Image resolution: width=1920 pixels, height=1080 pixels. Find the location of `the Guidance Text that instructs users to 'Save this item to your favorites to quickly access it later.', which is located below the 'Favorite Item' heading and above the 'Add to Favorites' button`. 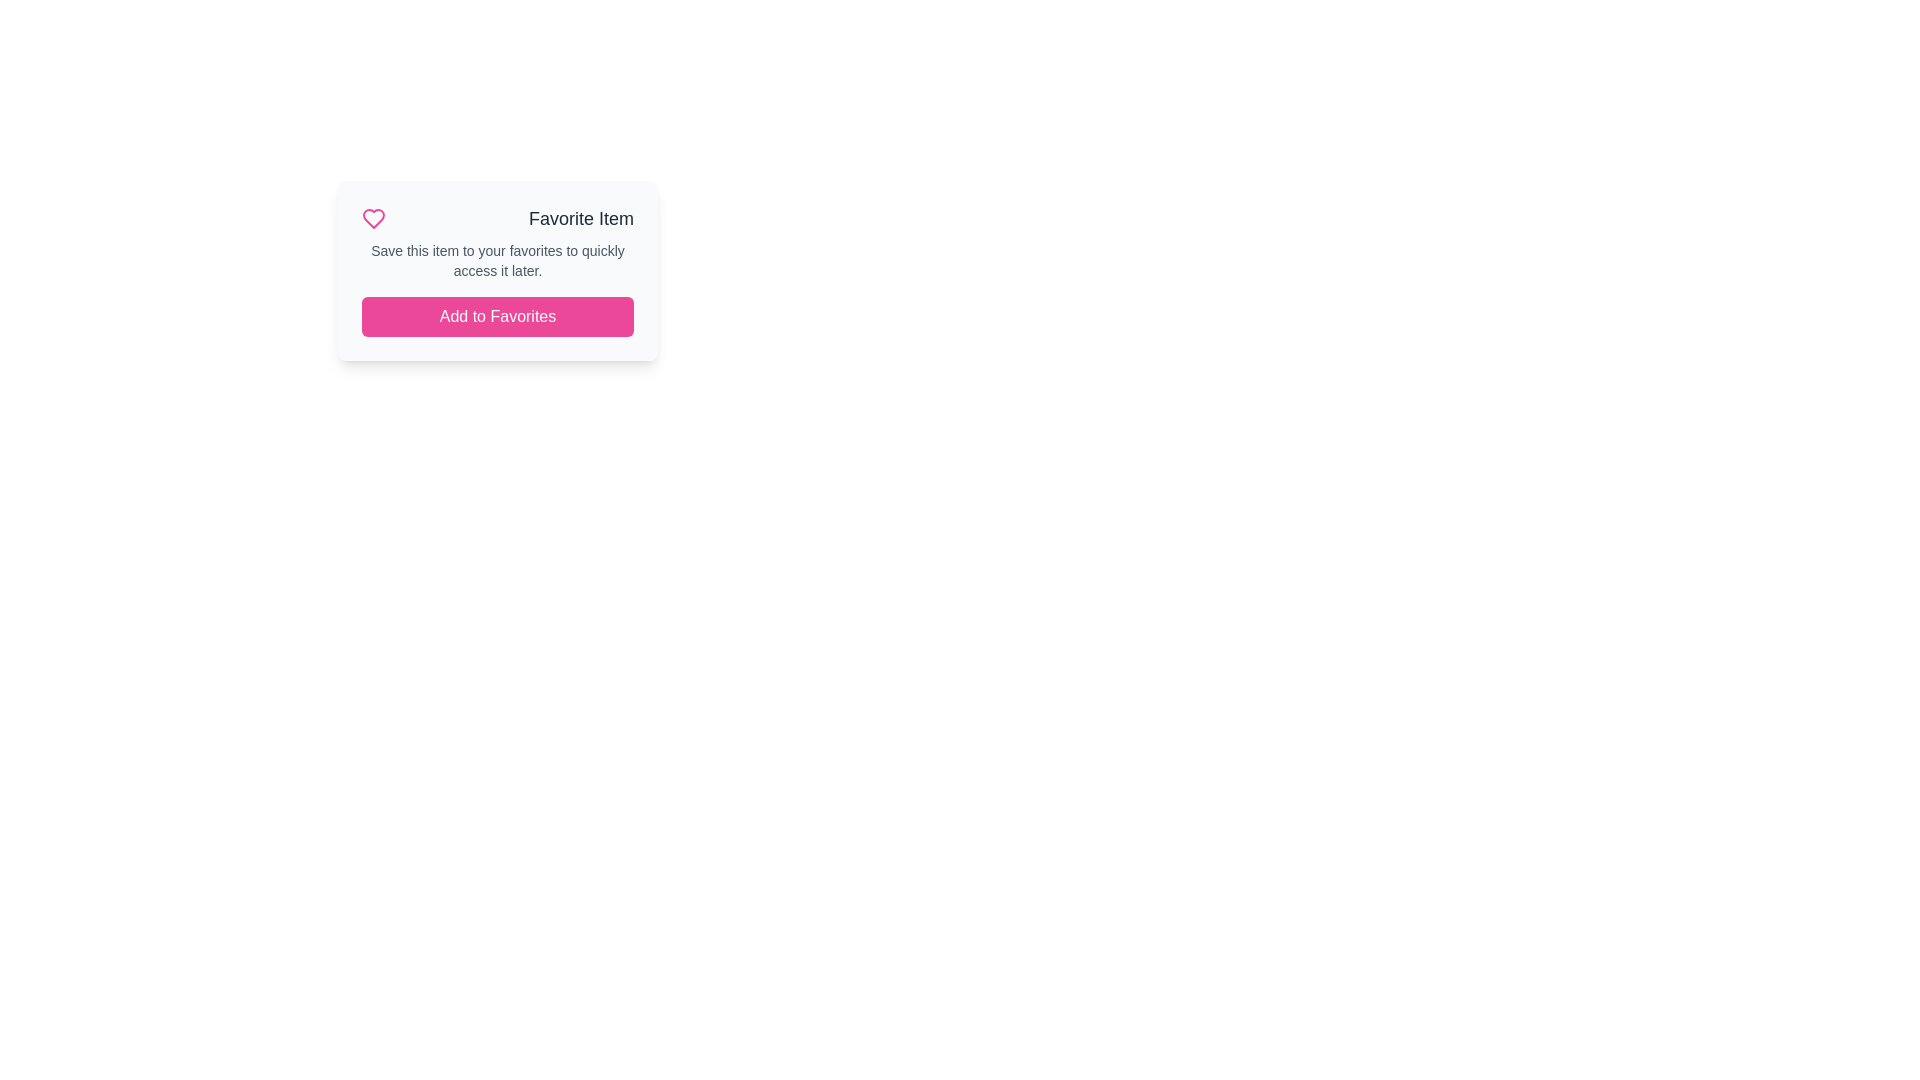

the Guidance Text that instructs users to 'Save this item to your favorites to quickly access it later.', which is located below the 'Favorite Item' heading and above the 'Add to Favorites' button is located at coordinates (498, 260).